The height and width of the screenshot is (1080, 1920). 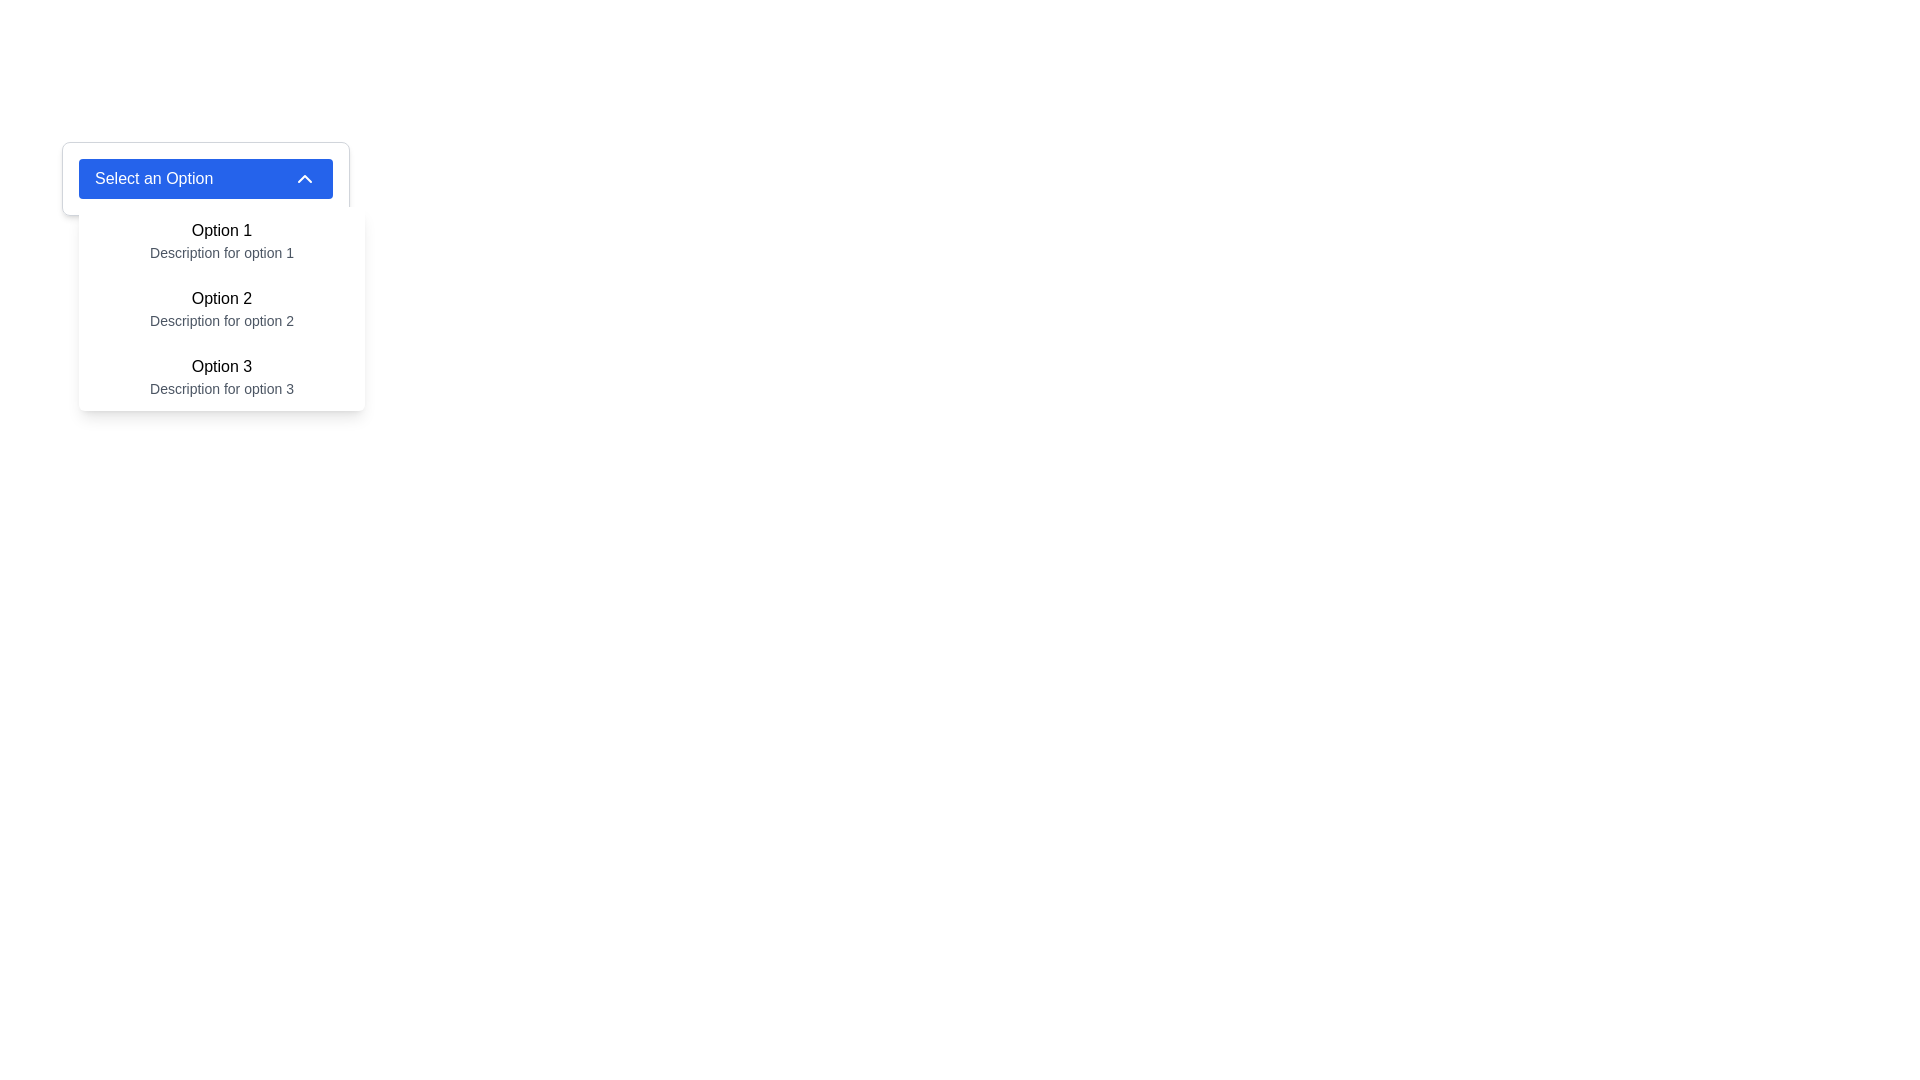 I want to click on the list item displaying 'Option 3' with a description 'Description for option 3' in the dropdown menu, so click(x=221, y=377).